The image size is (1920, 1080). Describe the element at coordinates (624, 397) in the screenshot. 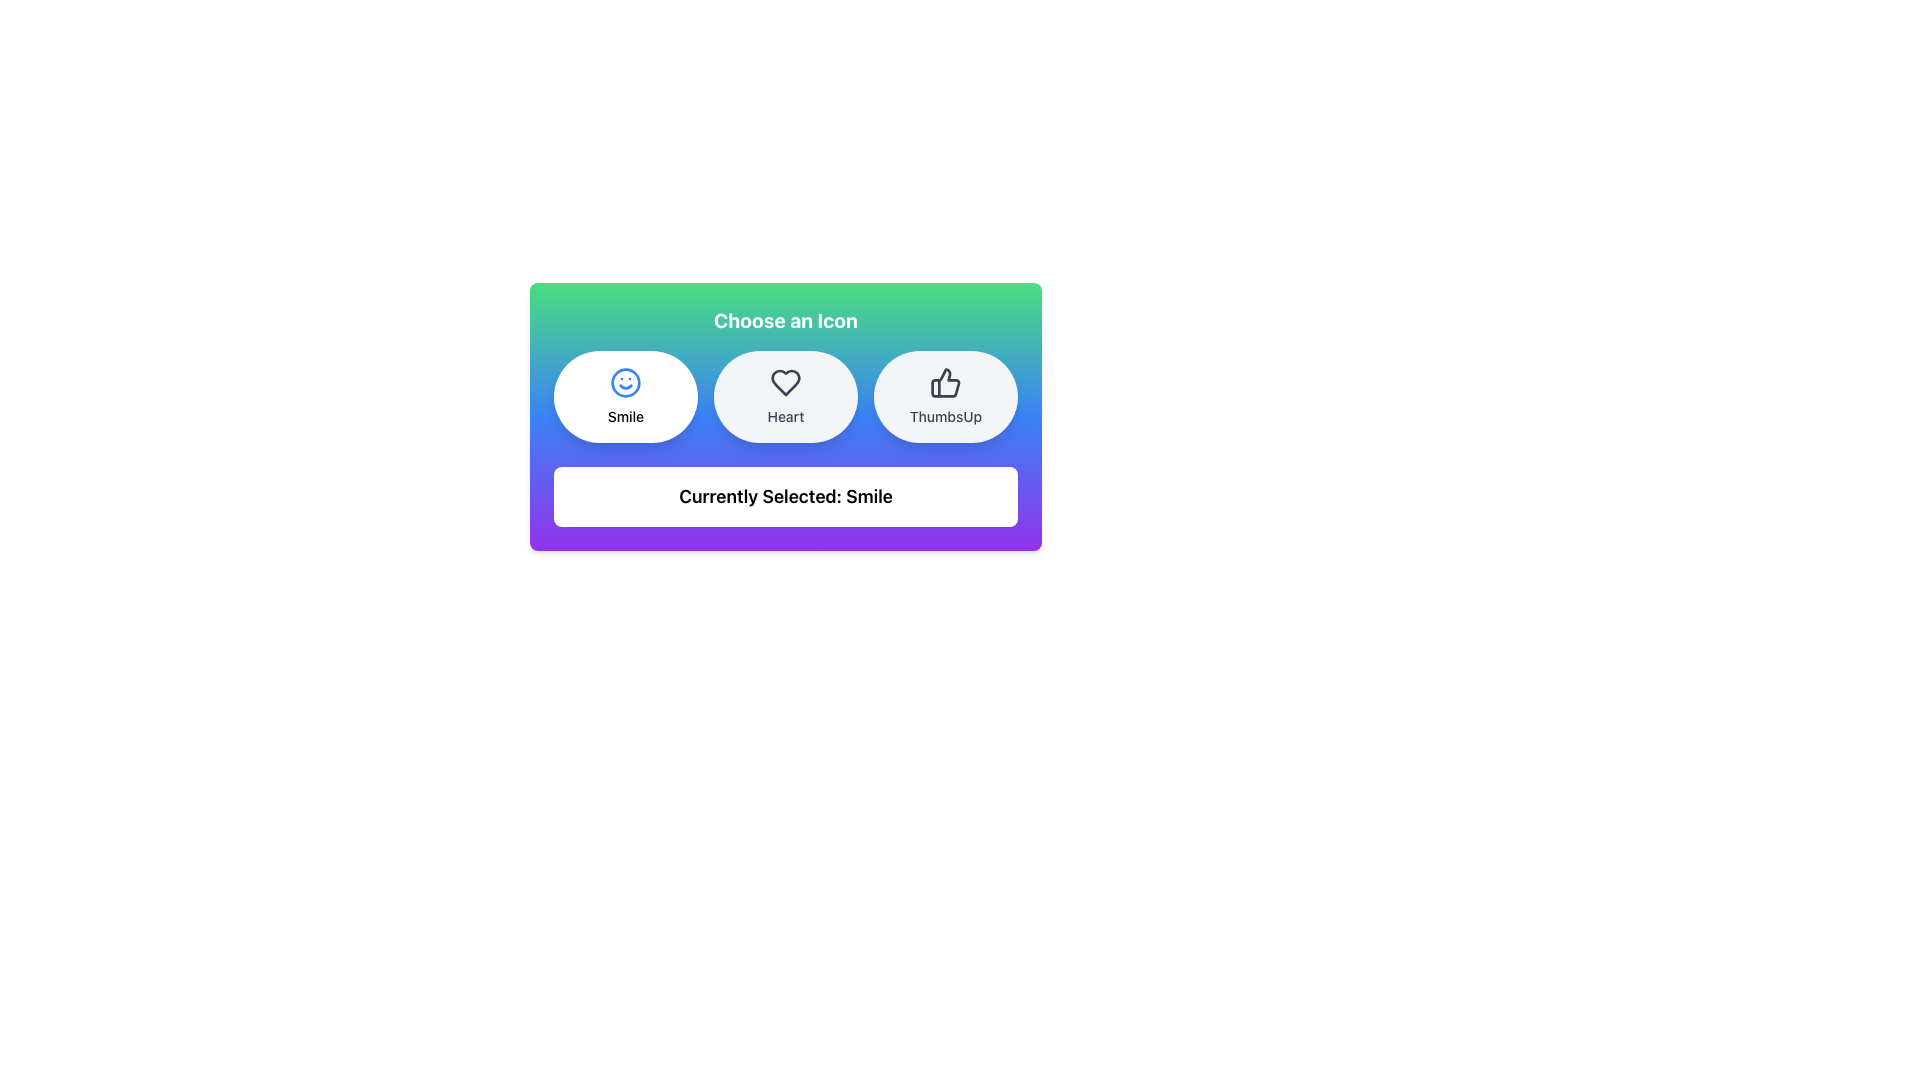

I see `the Interactive option with a smiling face icon and the label 'Smile'` at that location.